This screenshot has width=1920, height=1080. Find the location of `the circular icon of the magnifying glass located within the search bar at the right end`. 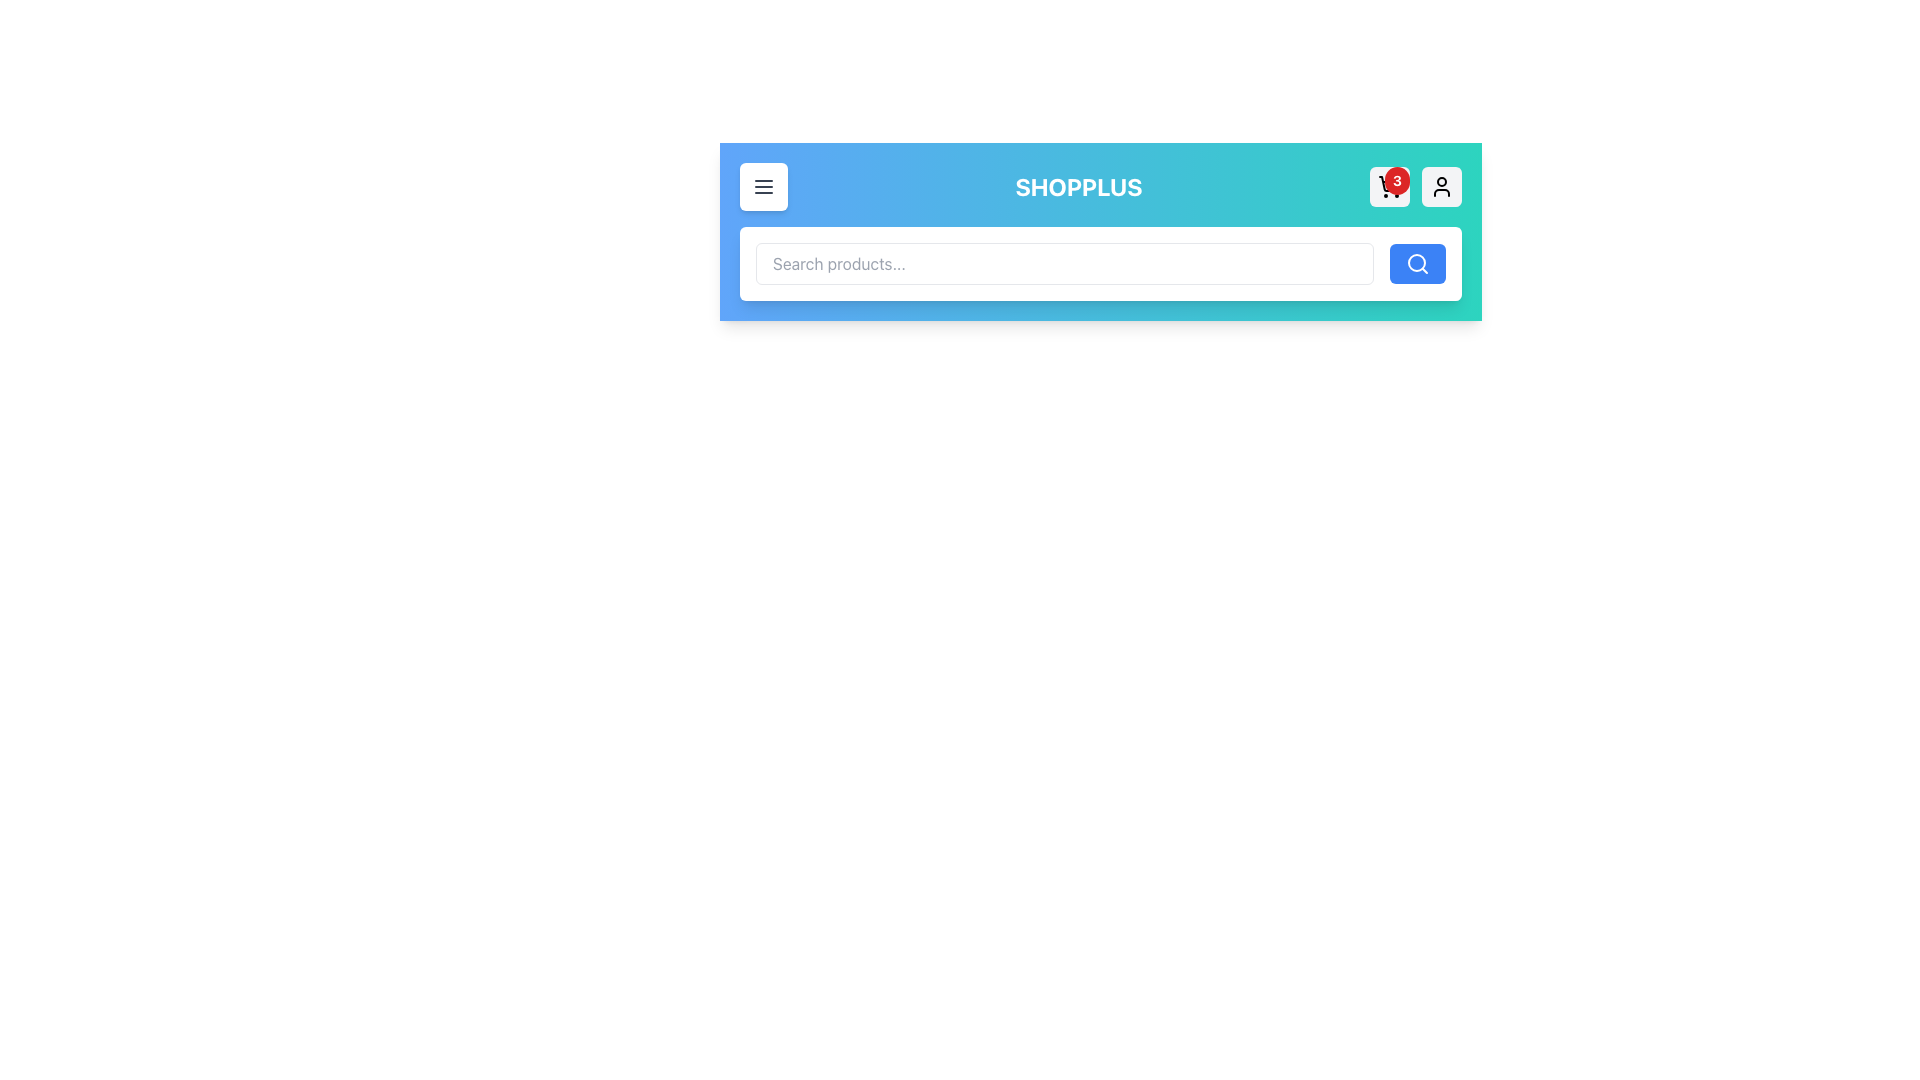

the circular icon of the magnifying glass located within the search bar at the right end is located at coordinates (1415, 261).